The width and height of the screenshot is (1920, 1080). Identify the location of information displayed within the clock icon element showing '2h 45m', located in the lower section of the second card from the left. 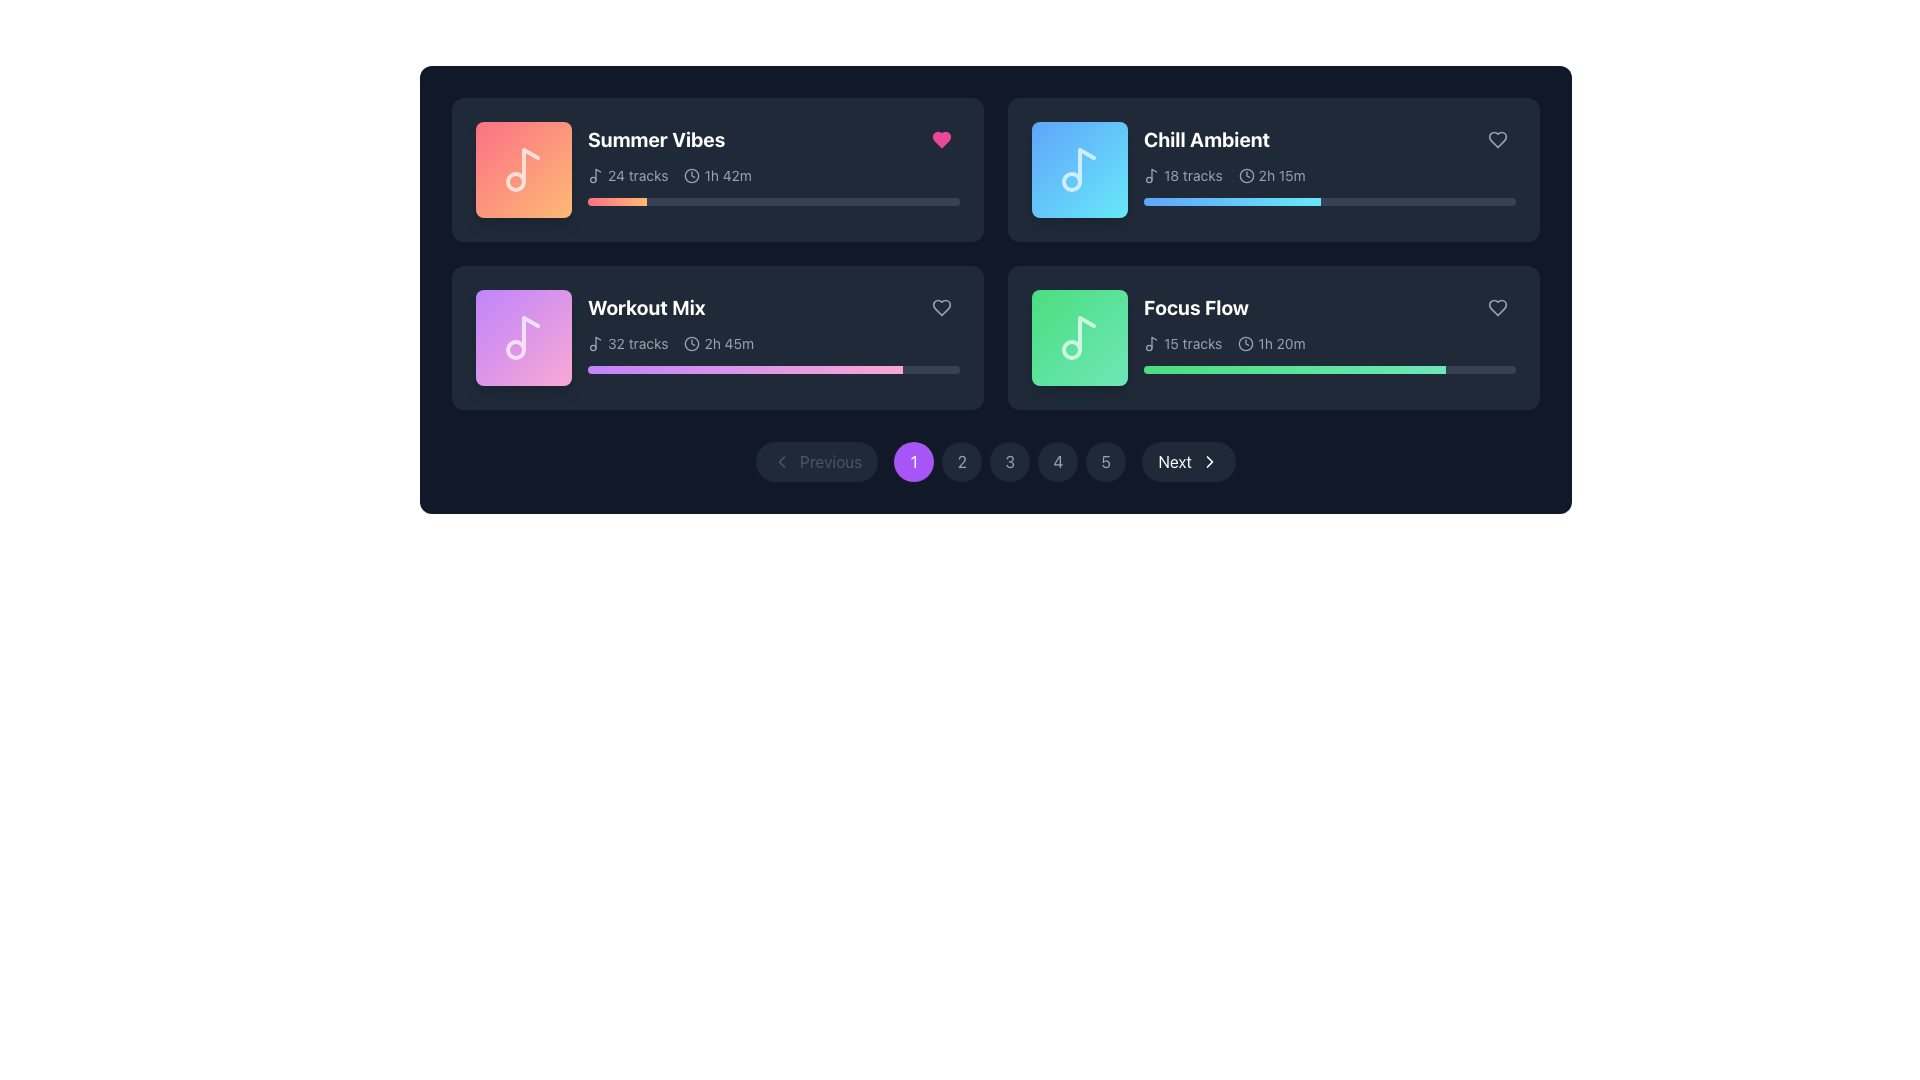
(719, 342).